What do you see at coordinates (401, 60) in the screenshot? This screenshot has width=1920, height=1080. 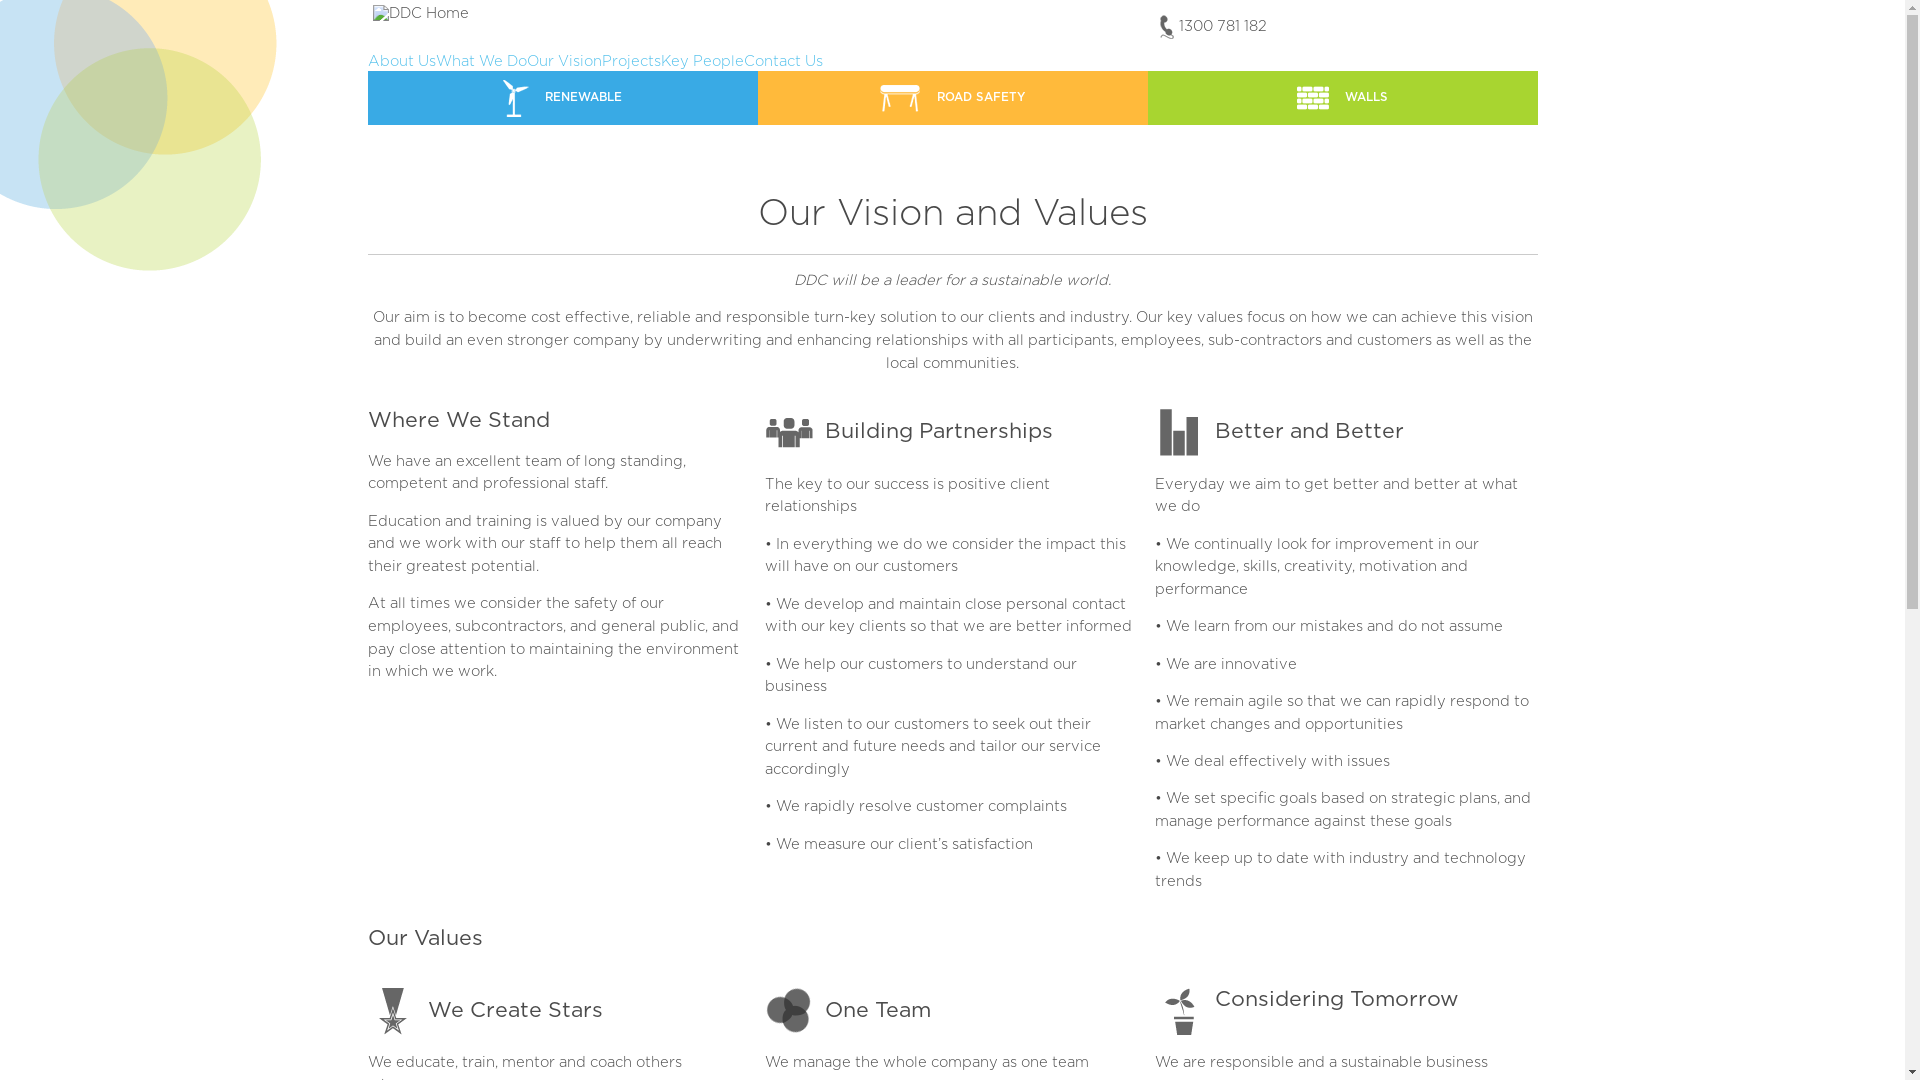 I see `'About Us'` at bounding box center [401, 60].